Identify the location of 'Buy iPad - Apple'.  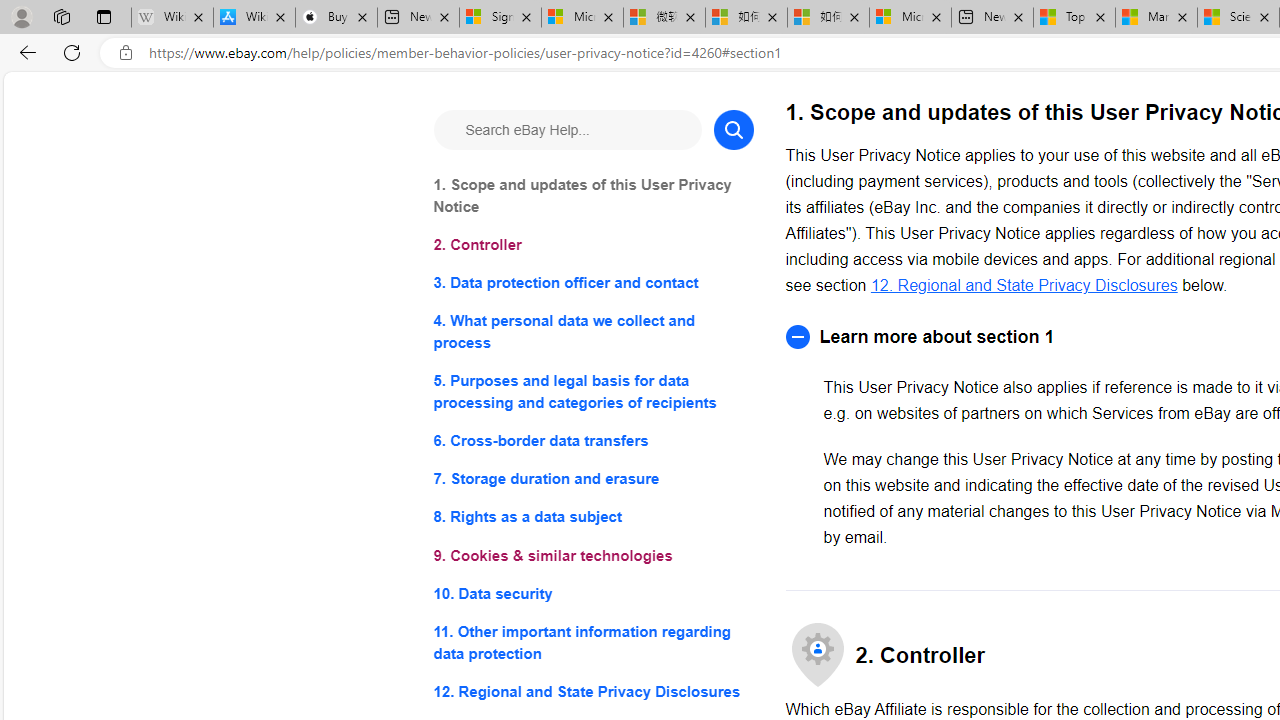
(336, 17).